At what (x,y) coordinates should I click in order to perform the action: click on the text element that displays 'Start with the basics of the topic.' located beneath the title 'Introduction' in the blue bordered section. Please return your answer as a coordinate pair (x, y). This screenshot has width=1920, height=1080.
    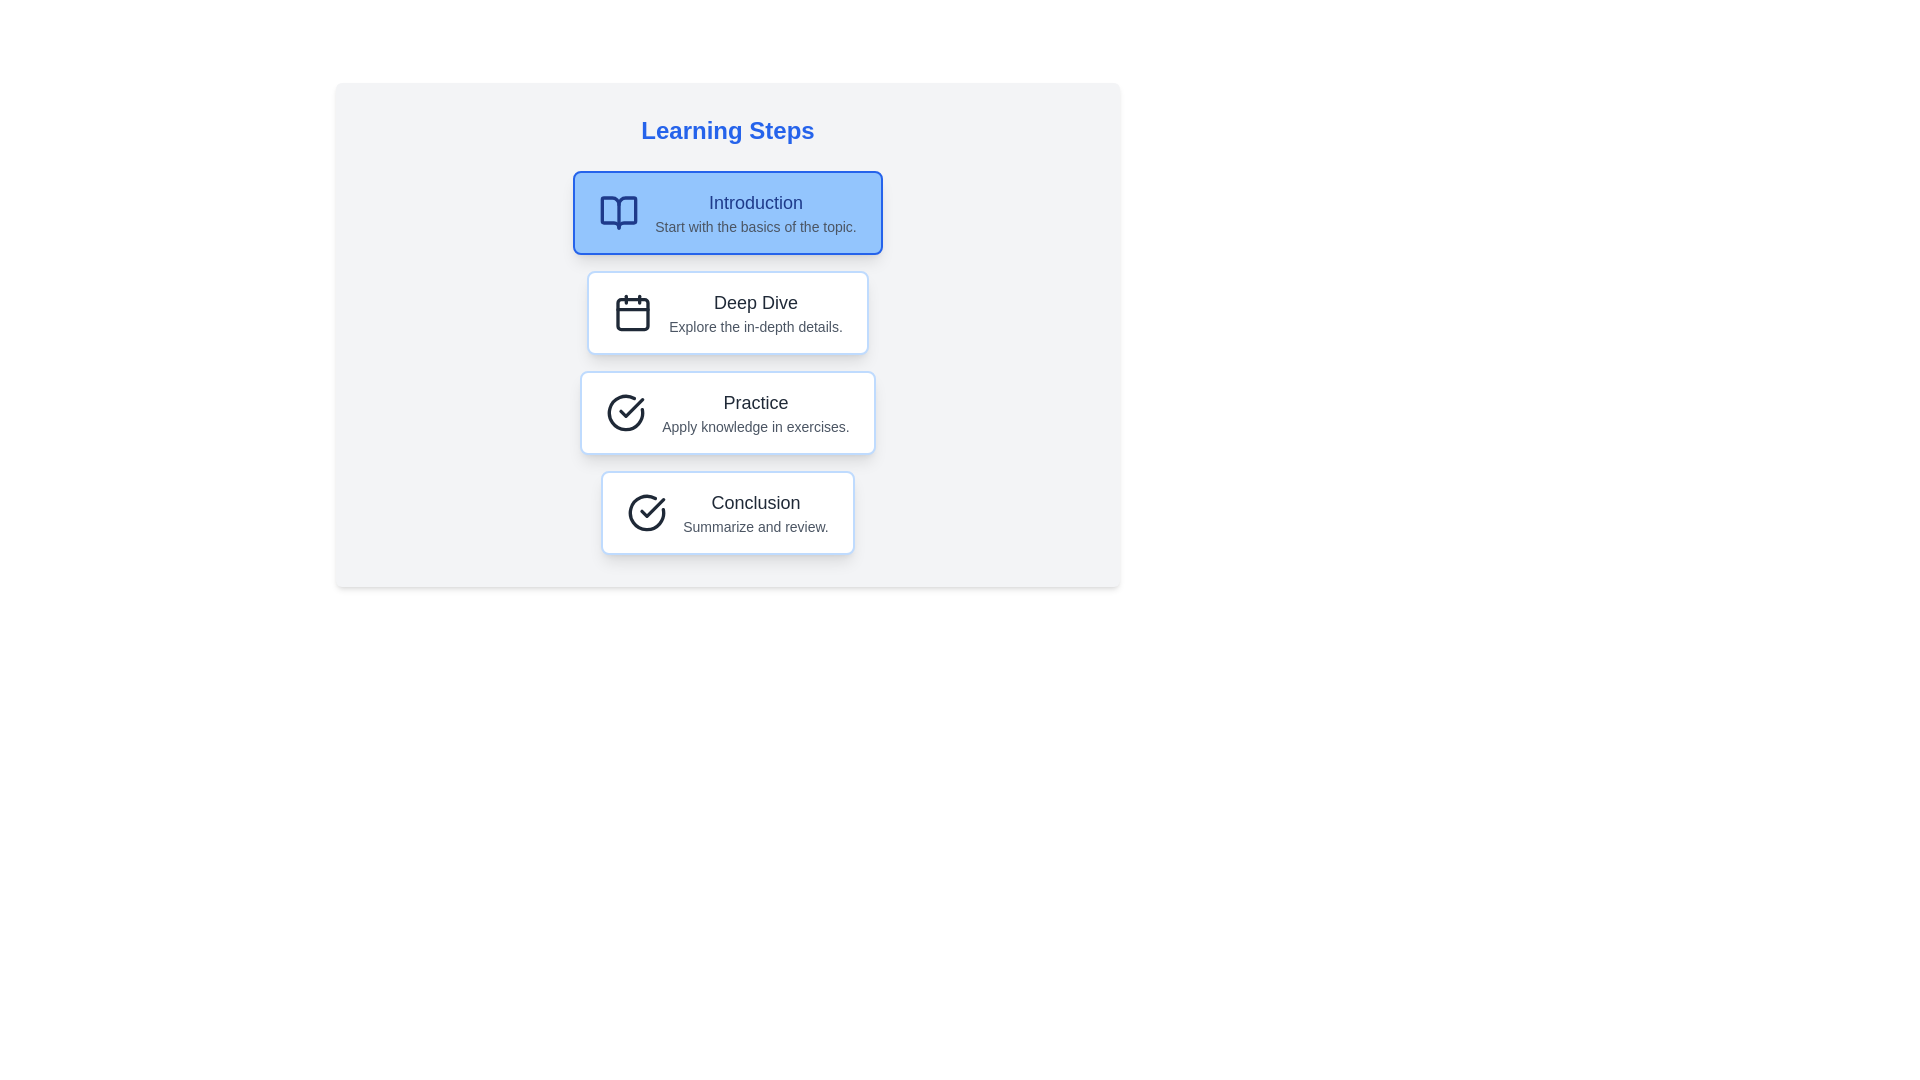
    Looking at the image, I should click on (754, 226).